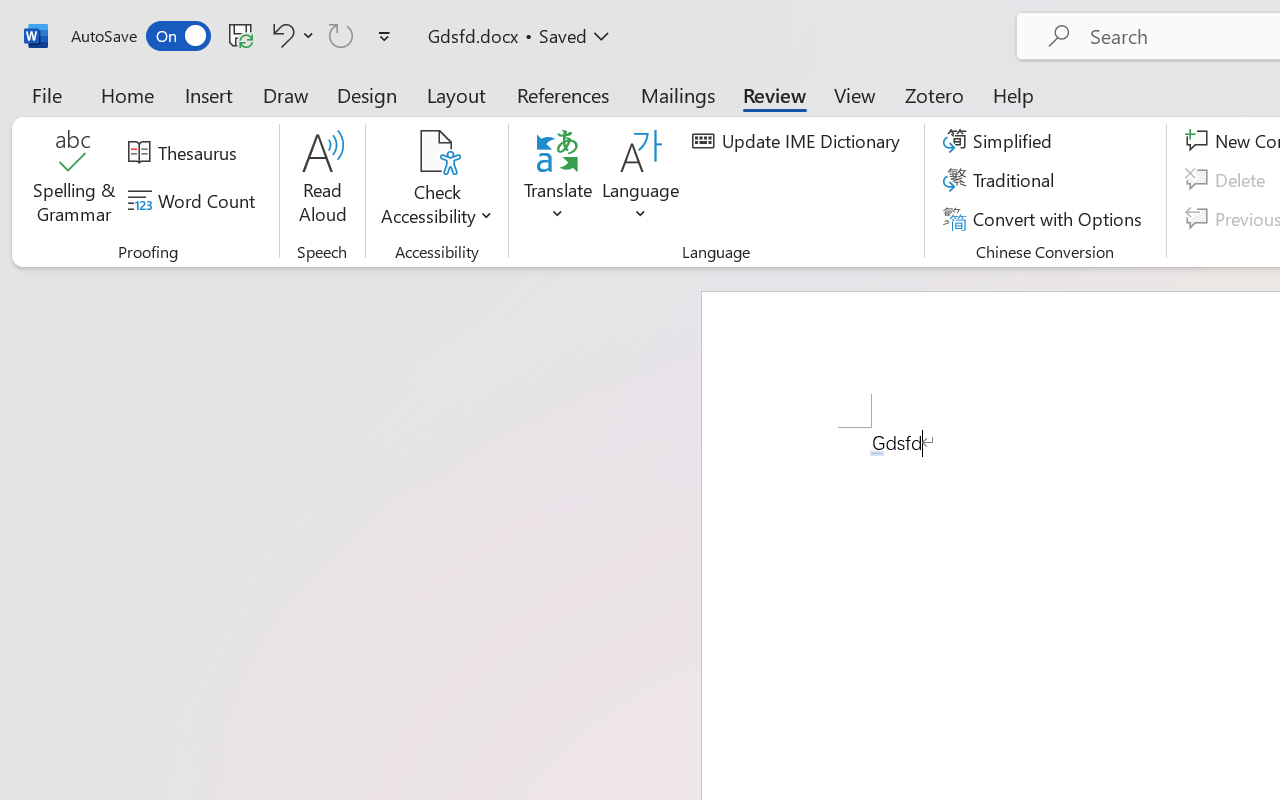 The width and height of the screenshot is (1280, 800). Describe the element at coordinates (74, 179) in the screenshot. I see `'Spelling & Grammar'` at that location.